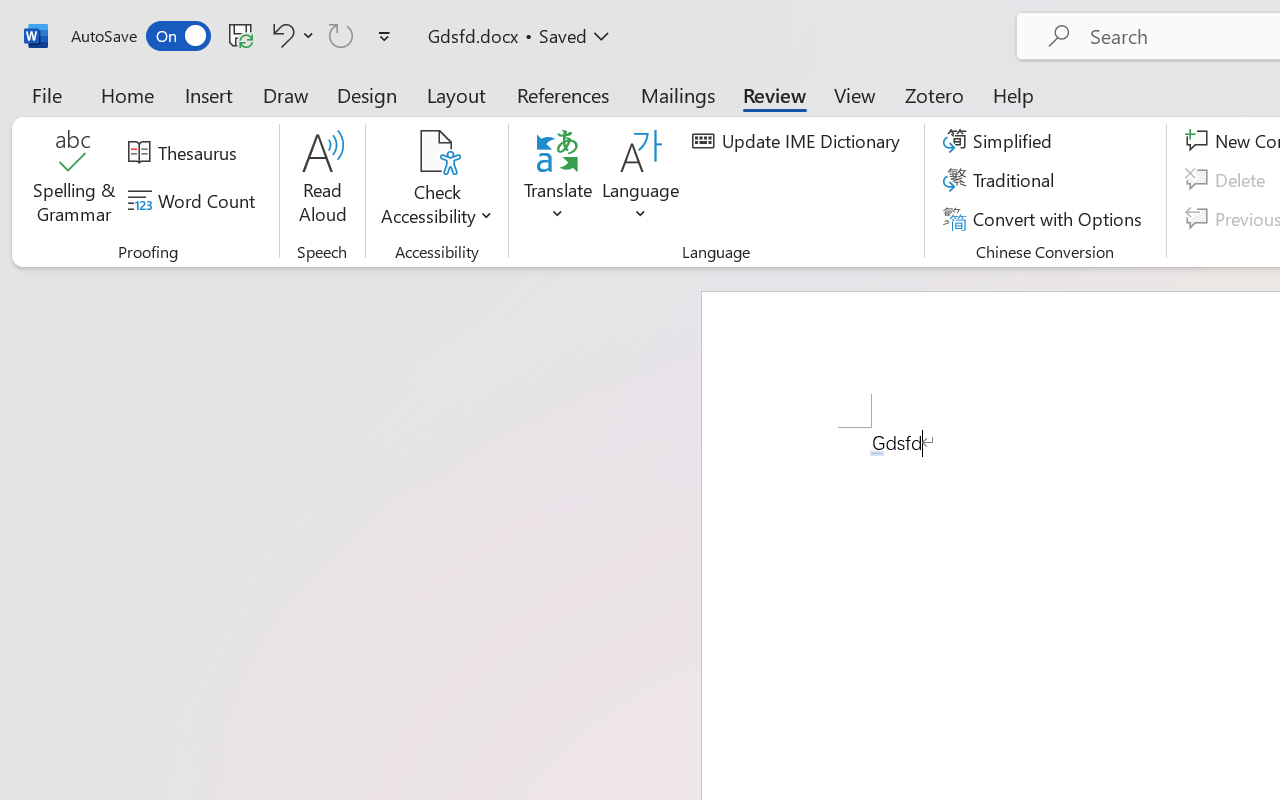 The width and height of the screenshot is (1280, 800). Describe the element at coordinates (74, 179) in the screenshot. I see `'Spelling & Grammar'` at that location.